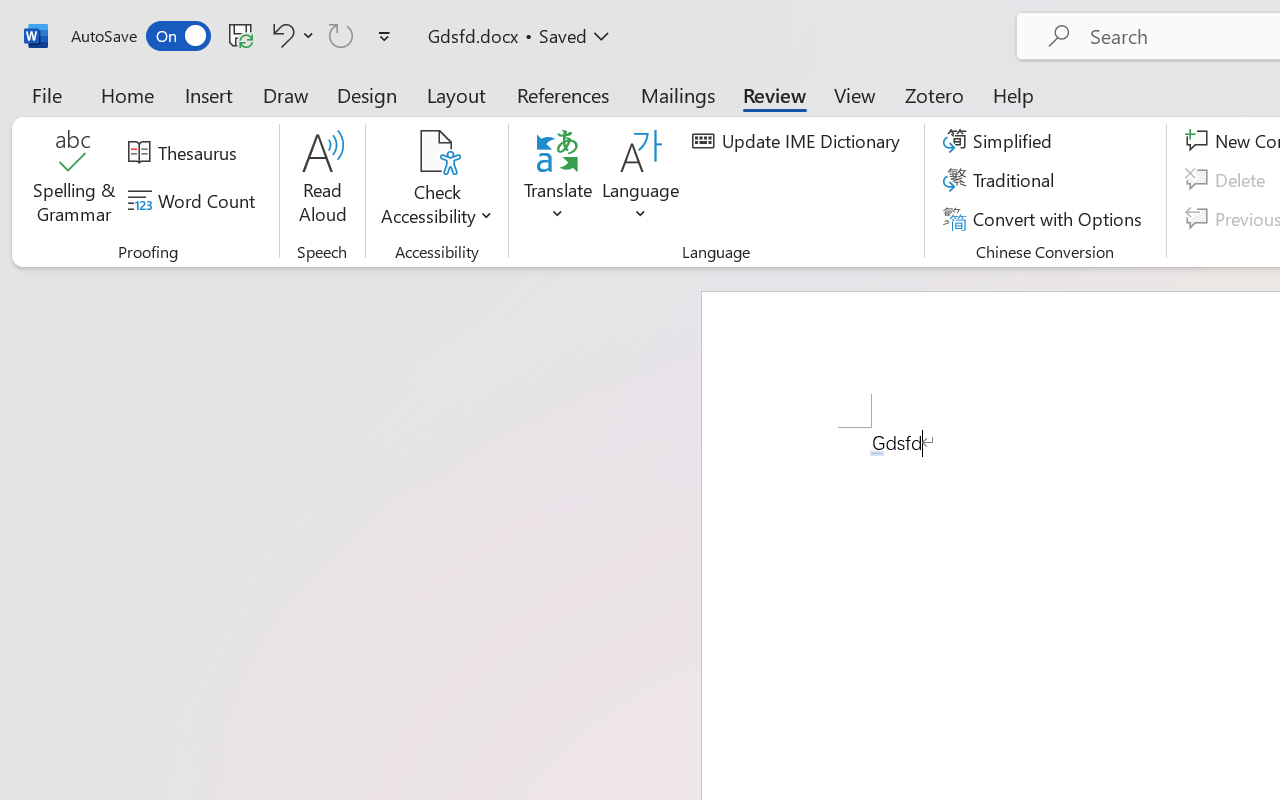 The width and height of the screenshot is (1280, 800). Describe the element at coordinates (74, 179) in the screenshot. I see `'Spelling & Grammar'` at that location.